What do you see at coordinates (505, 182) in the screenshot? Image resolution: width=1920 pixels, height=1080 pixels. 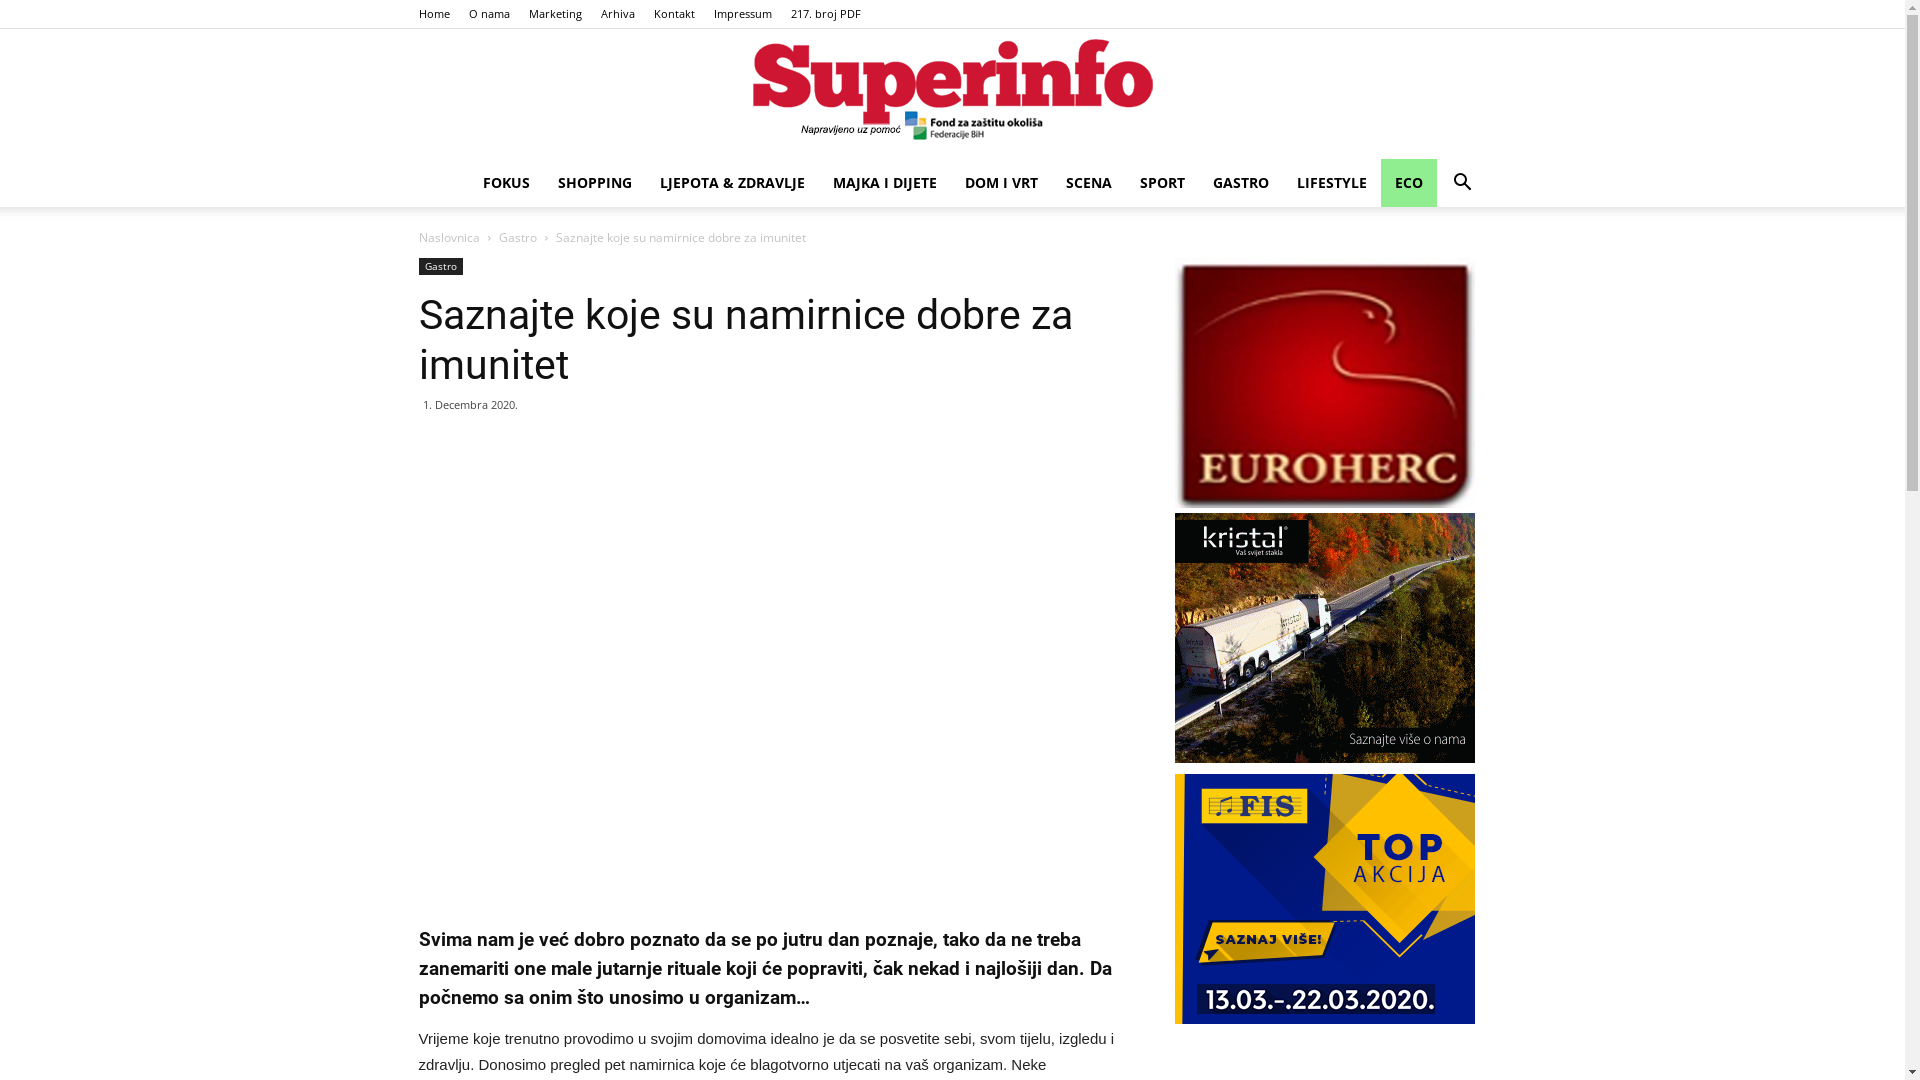 I see `'FOKUS'` at bounding box center [505, 182].